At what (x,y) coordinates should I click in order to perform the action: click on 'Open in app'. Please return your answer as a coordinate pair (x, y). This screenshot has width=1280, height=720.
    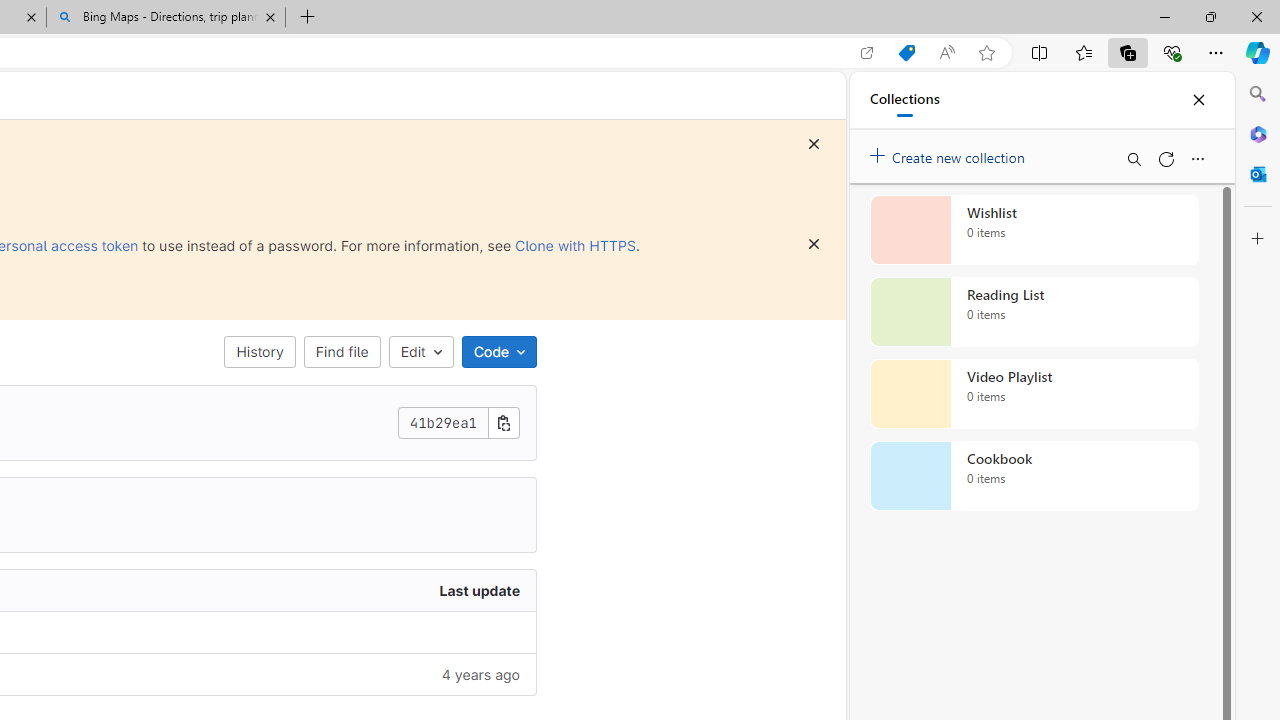
    Looking at the image, I should click on (867, 52).